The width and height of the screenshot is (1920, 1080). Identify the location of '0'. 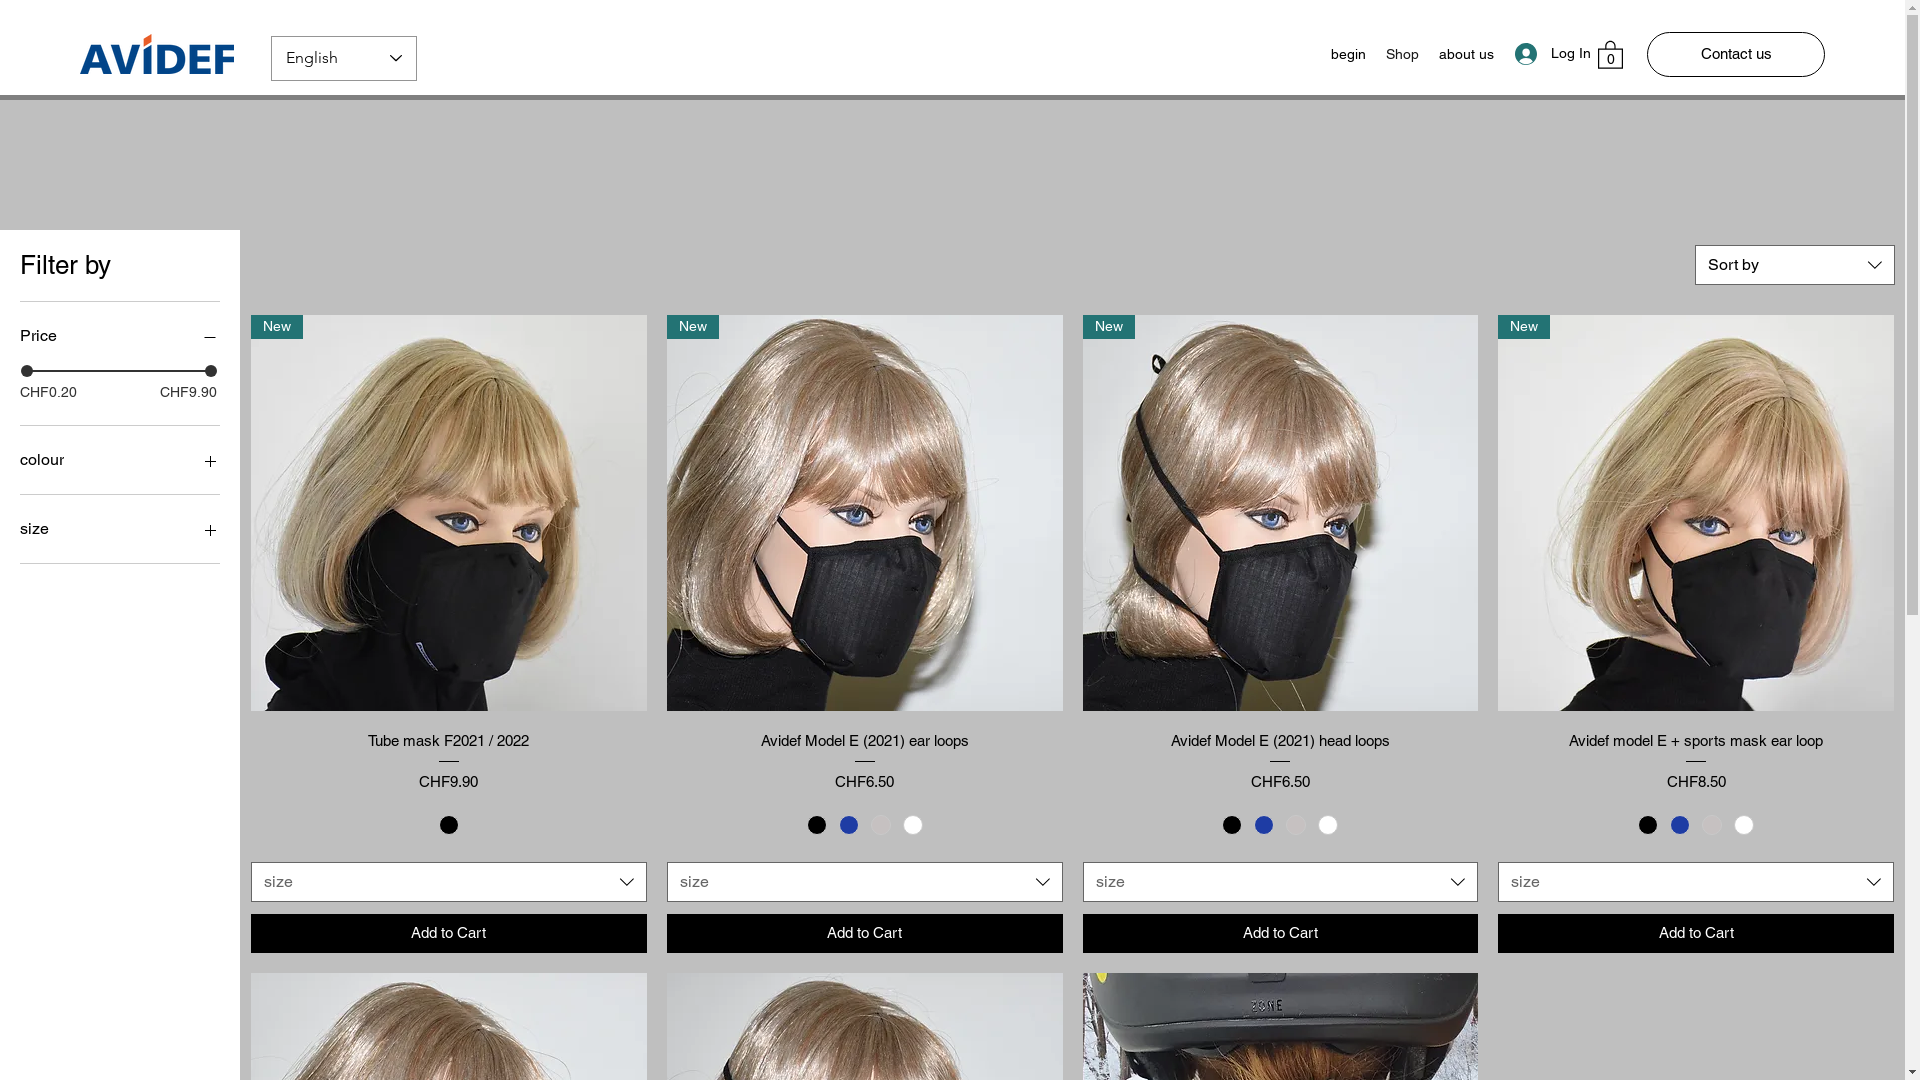
(1610, 53).